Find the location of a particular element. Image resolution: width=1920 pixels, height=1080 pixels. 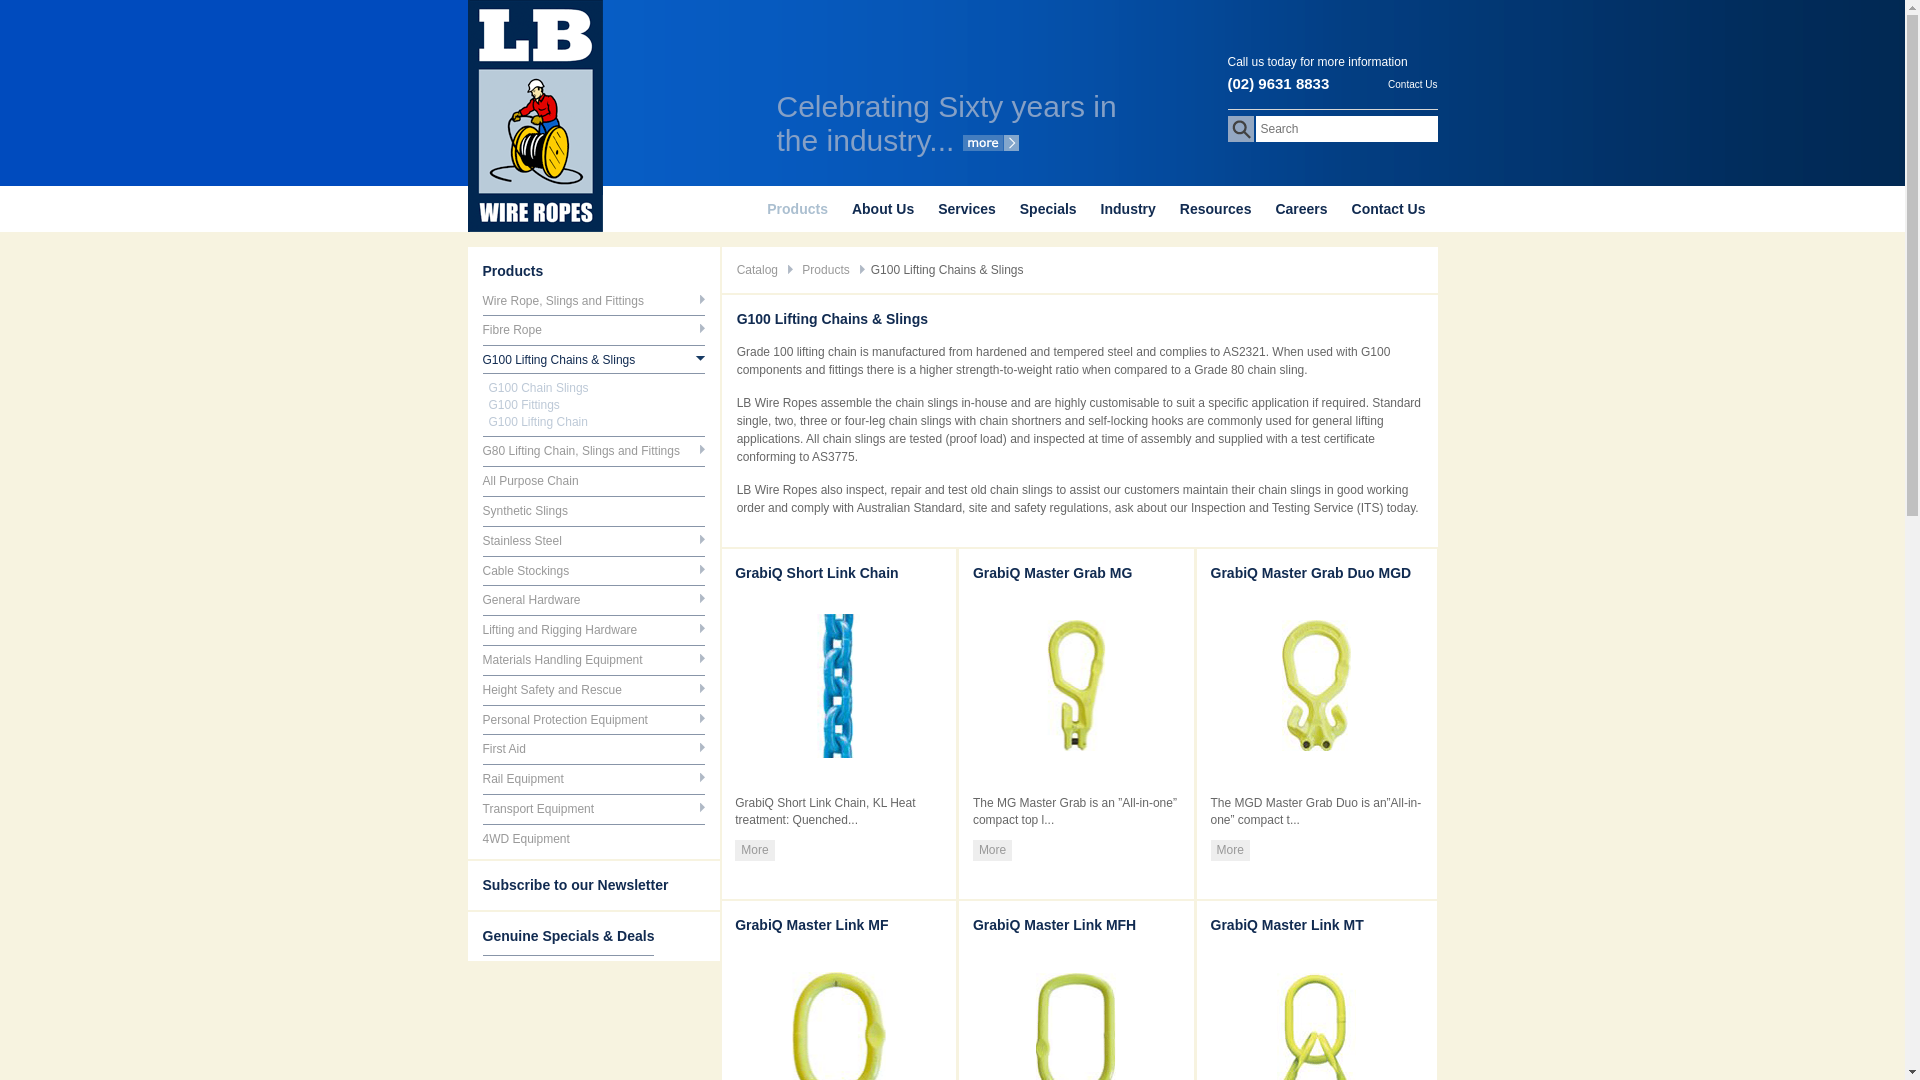

'Cable Stockings' is located at coordinates (525, 570).